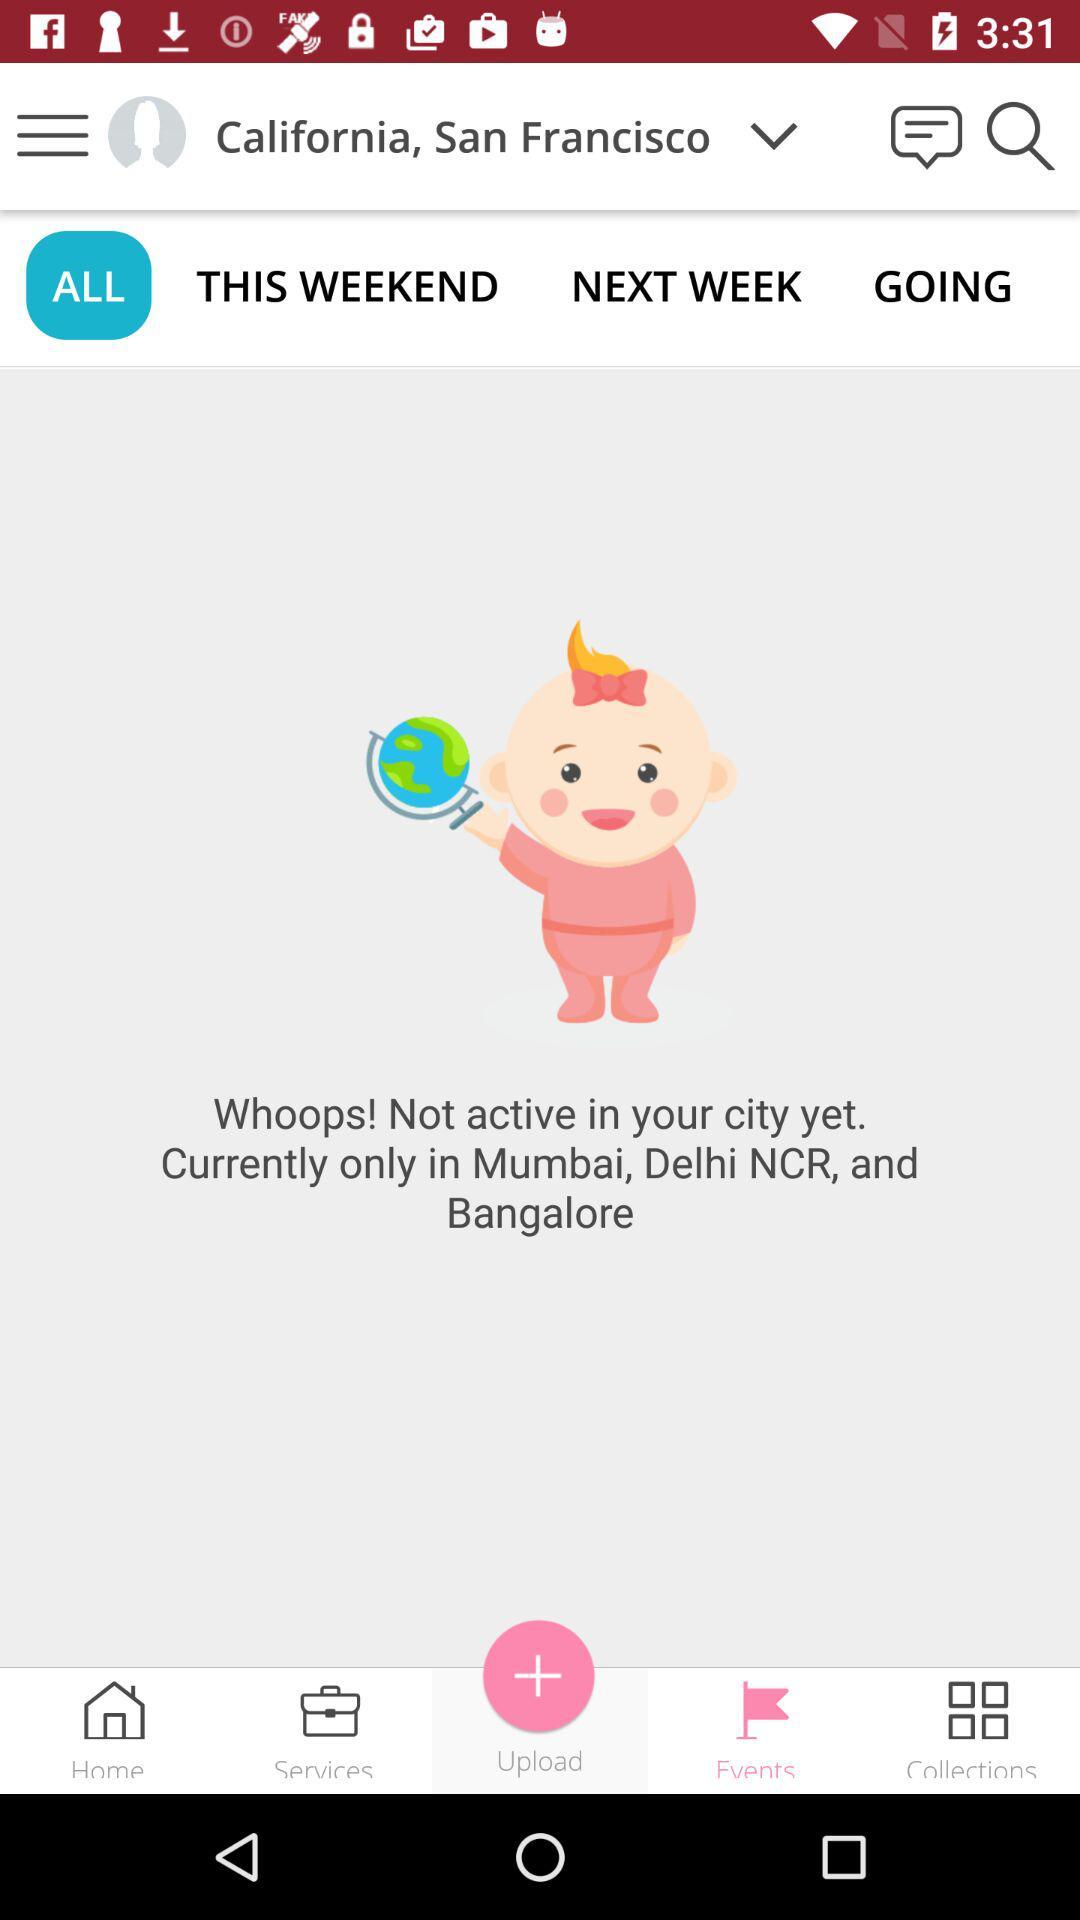 Image resolution: width=1080 pixels, height=1920 pixels. Describe the element at coordinates (538, 1676) in the screenshot. I see `icon next to services icon` at that location.